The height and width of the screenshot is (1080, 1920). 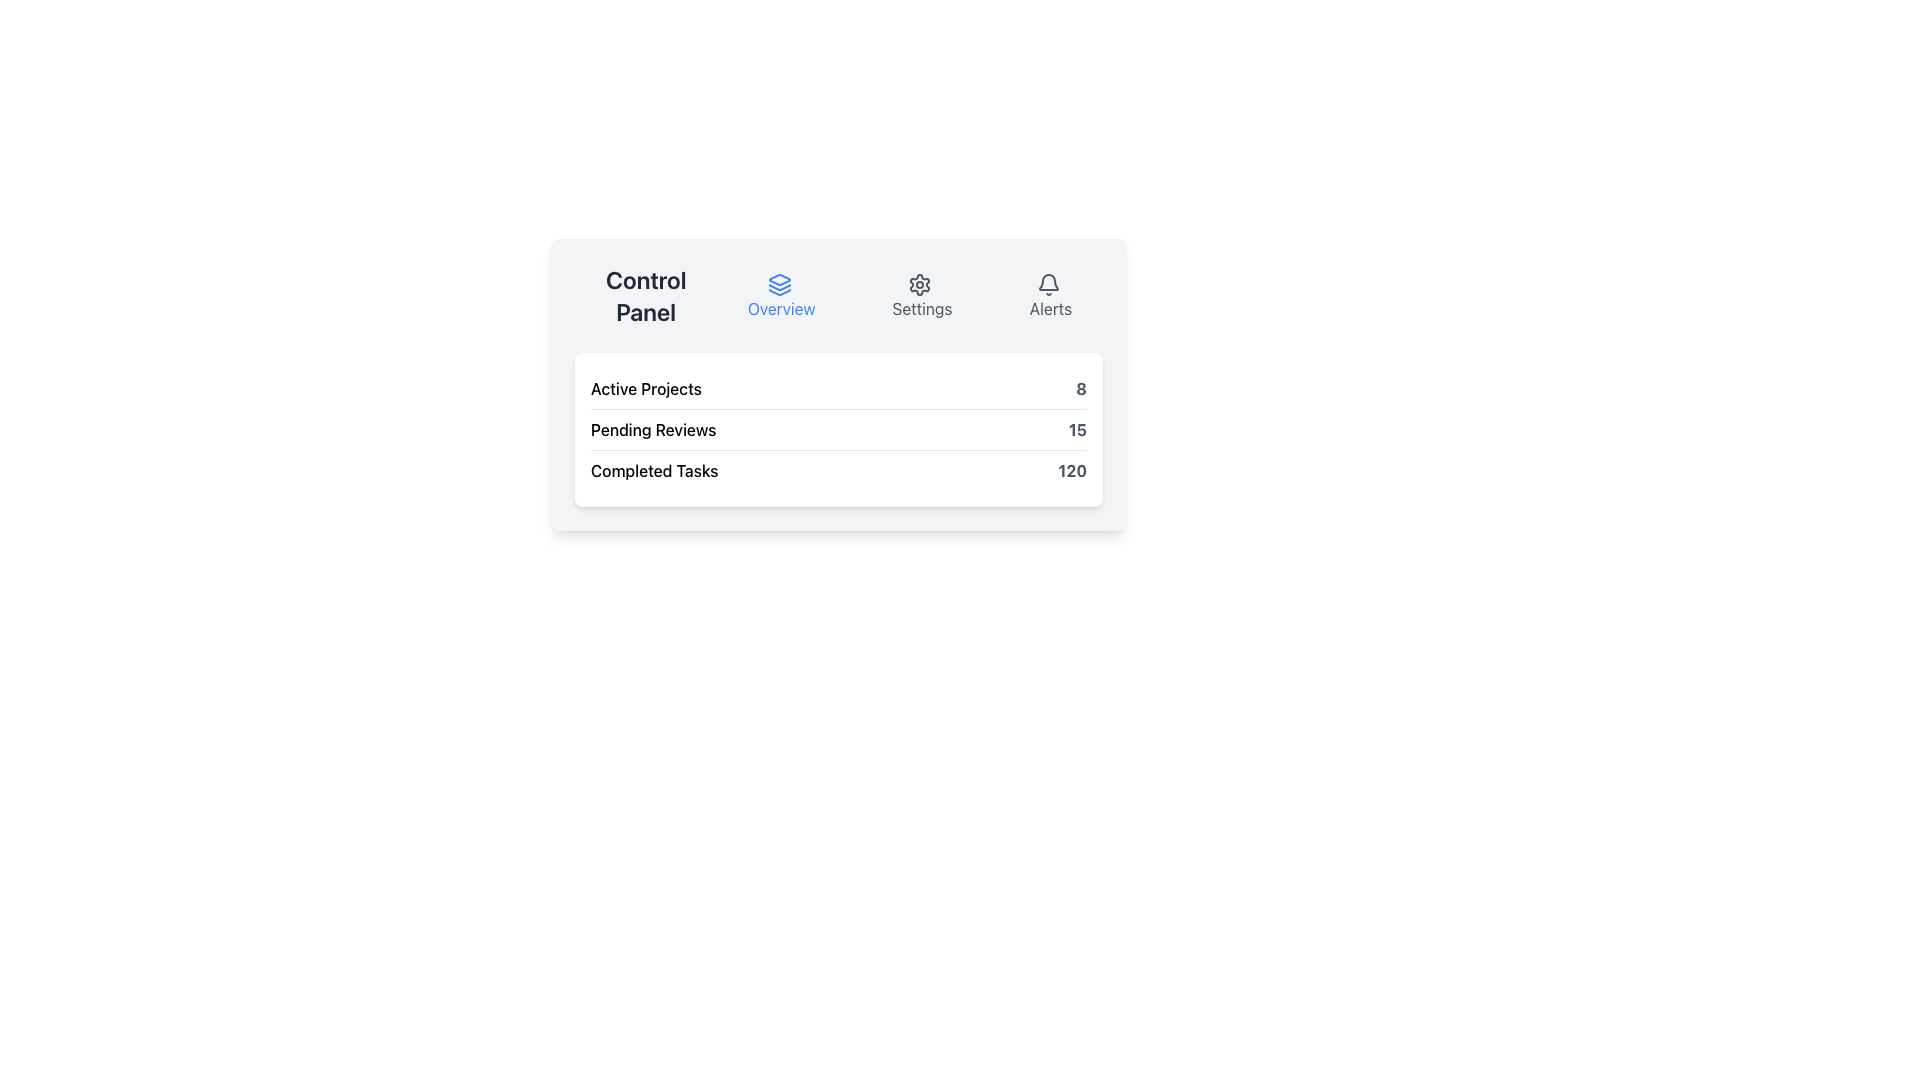 What do you see at coordinates (839, 294) in the screenshot?
I see `any interactive items within the Navigation Bar located at the top of the card interface above the statistics section` at bounding box center [839, 294].